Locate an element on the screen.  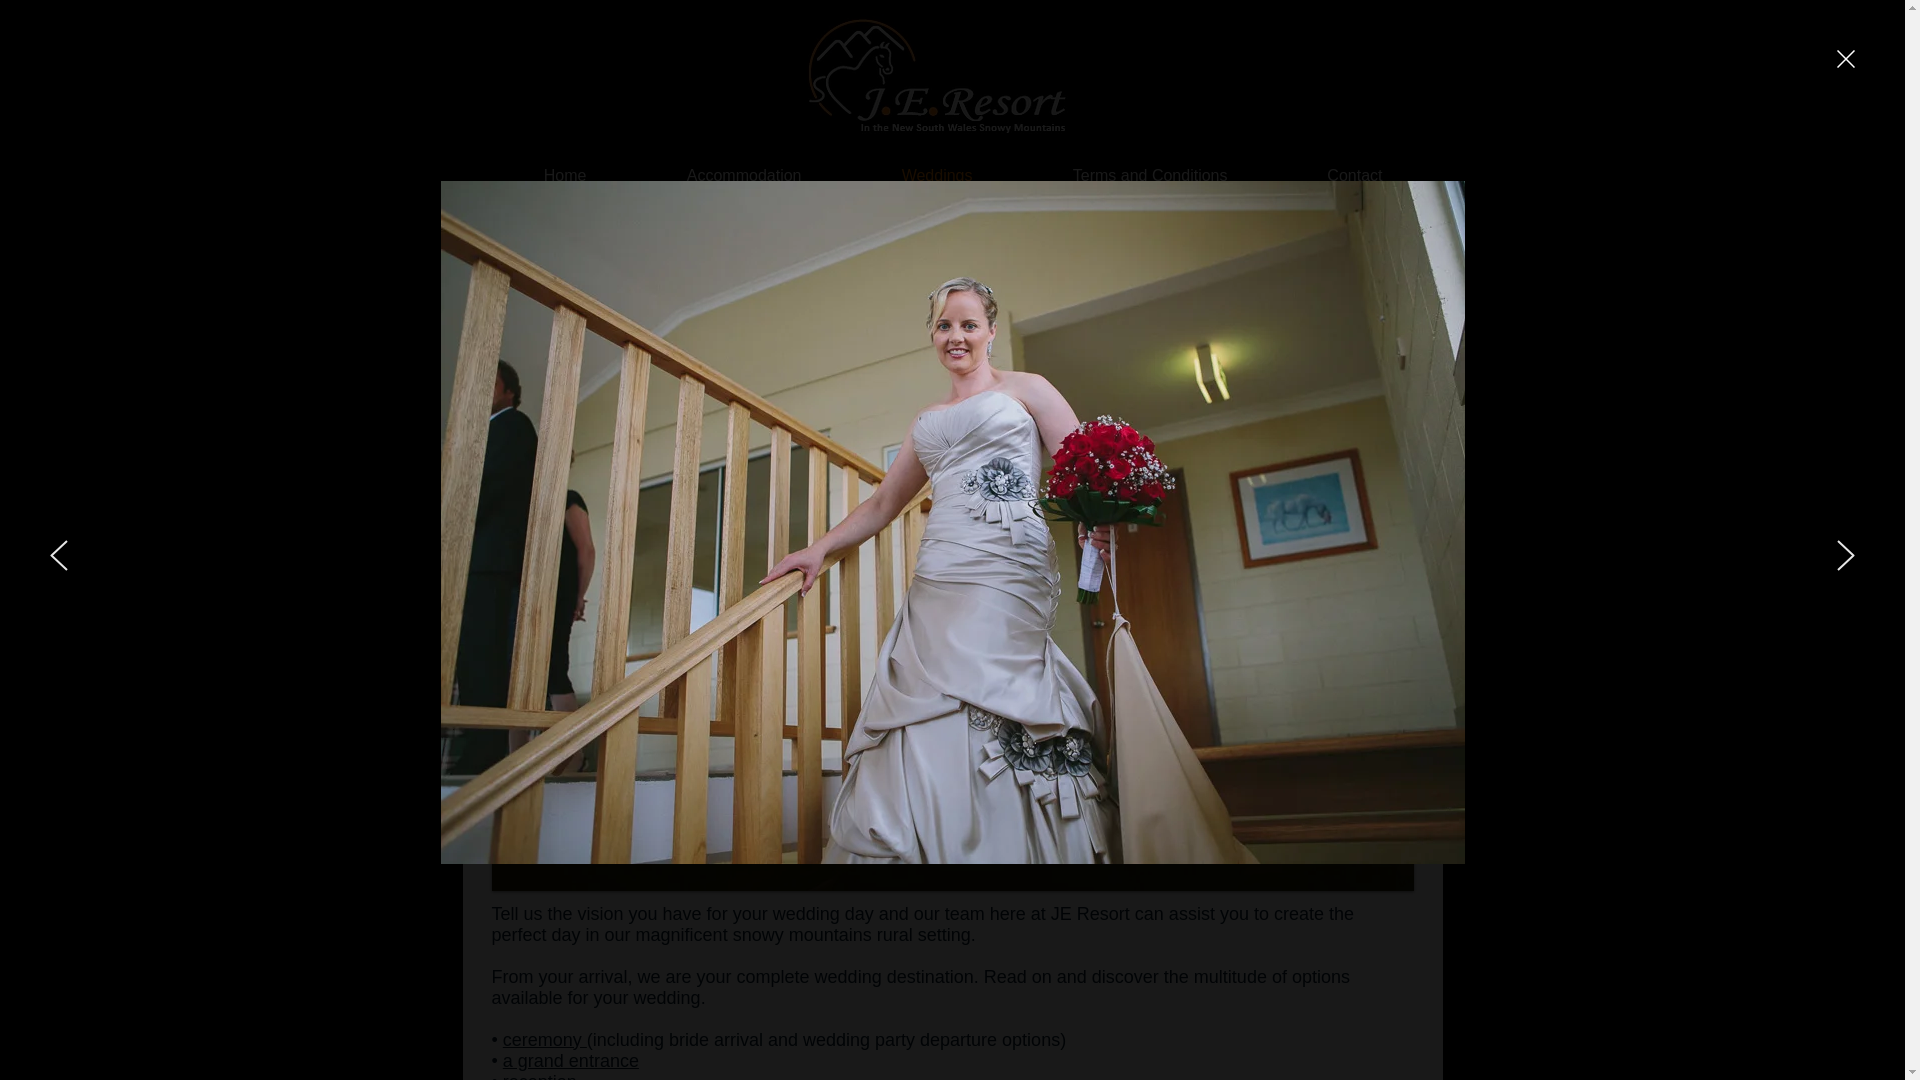
'a grand entrance' is located at coordinates (570, 1059).